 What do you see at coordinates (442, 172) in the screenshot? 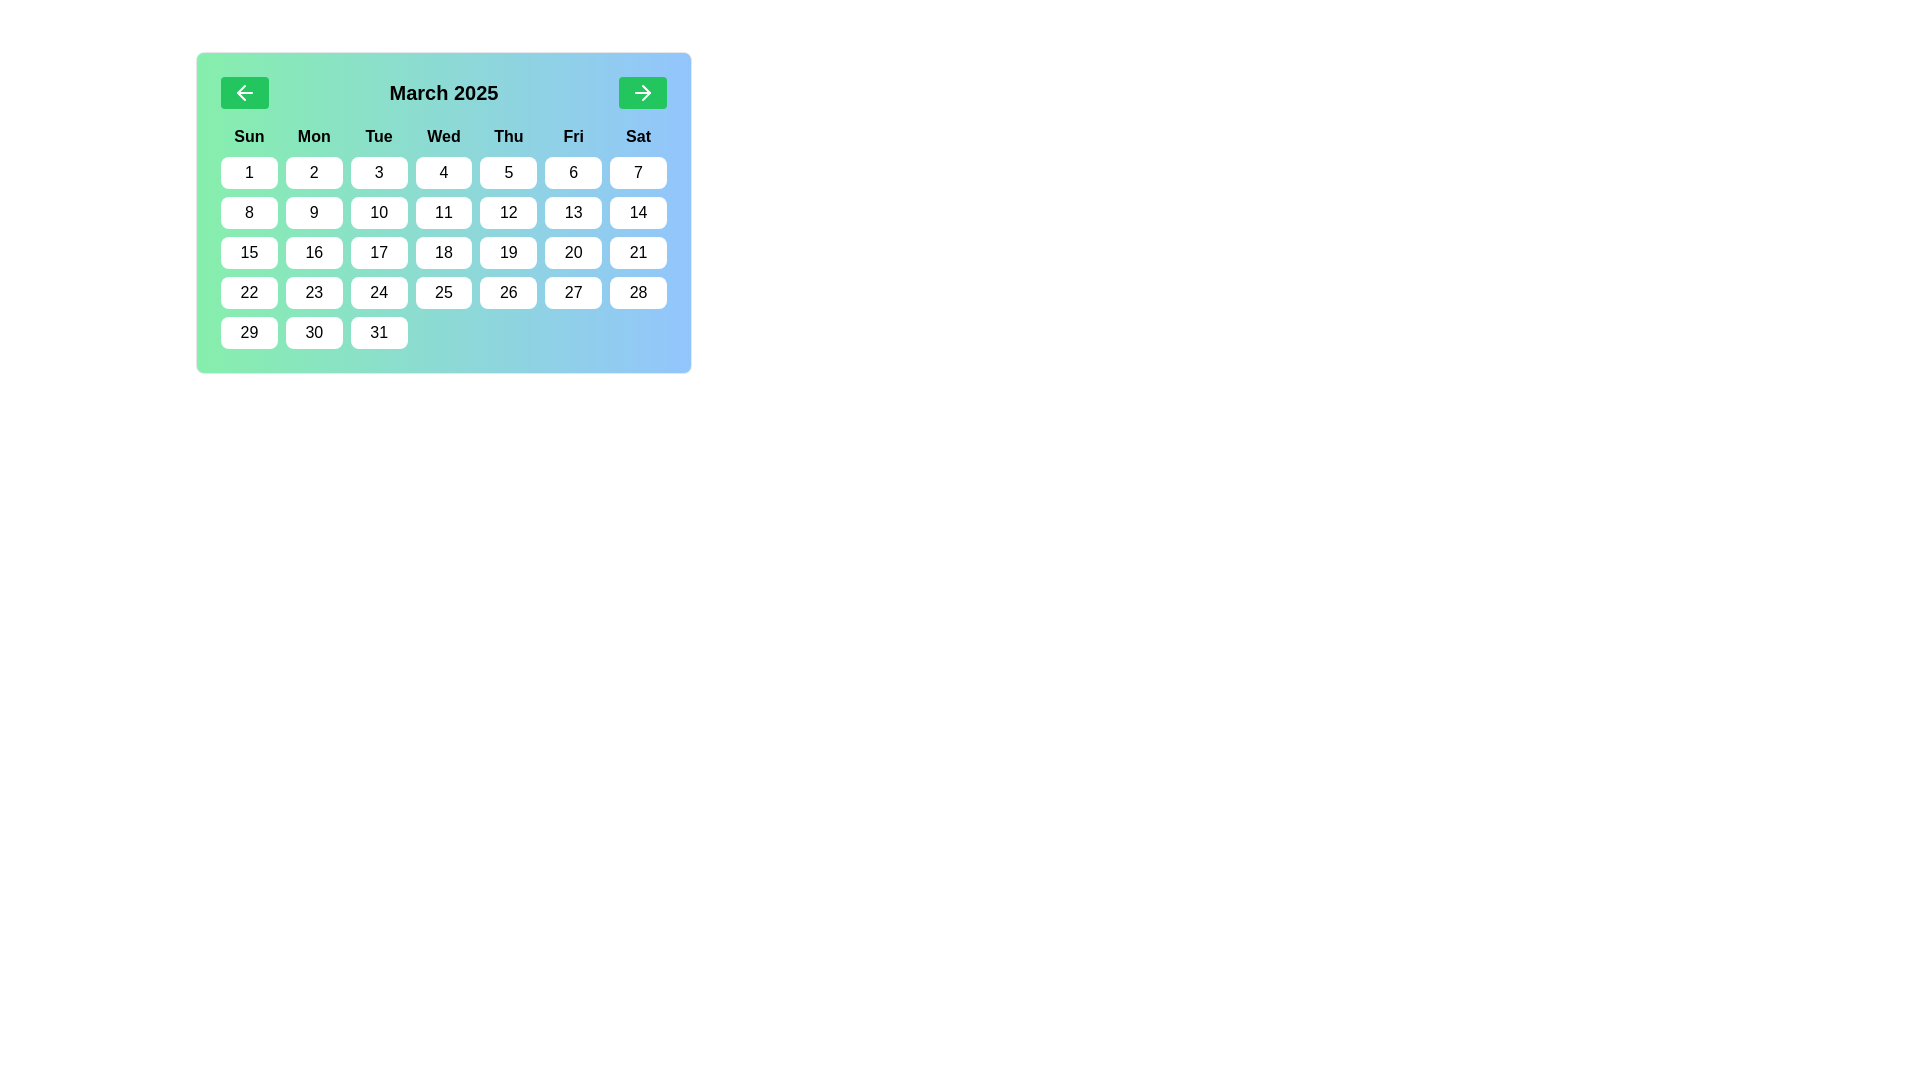
I see `the calendar day button labeled '4' located in the first row of date buttons under the column labeled 'Wed'` at bounding box center [442, 172].